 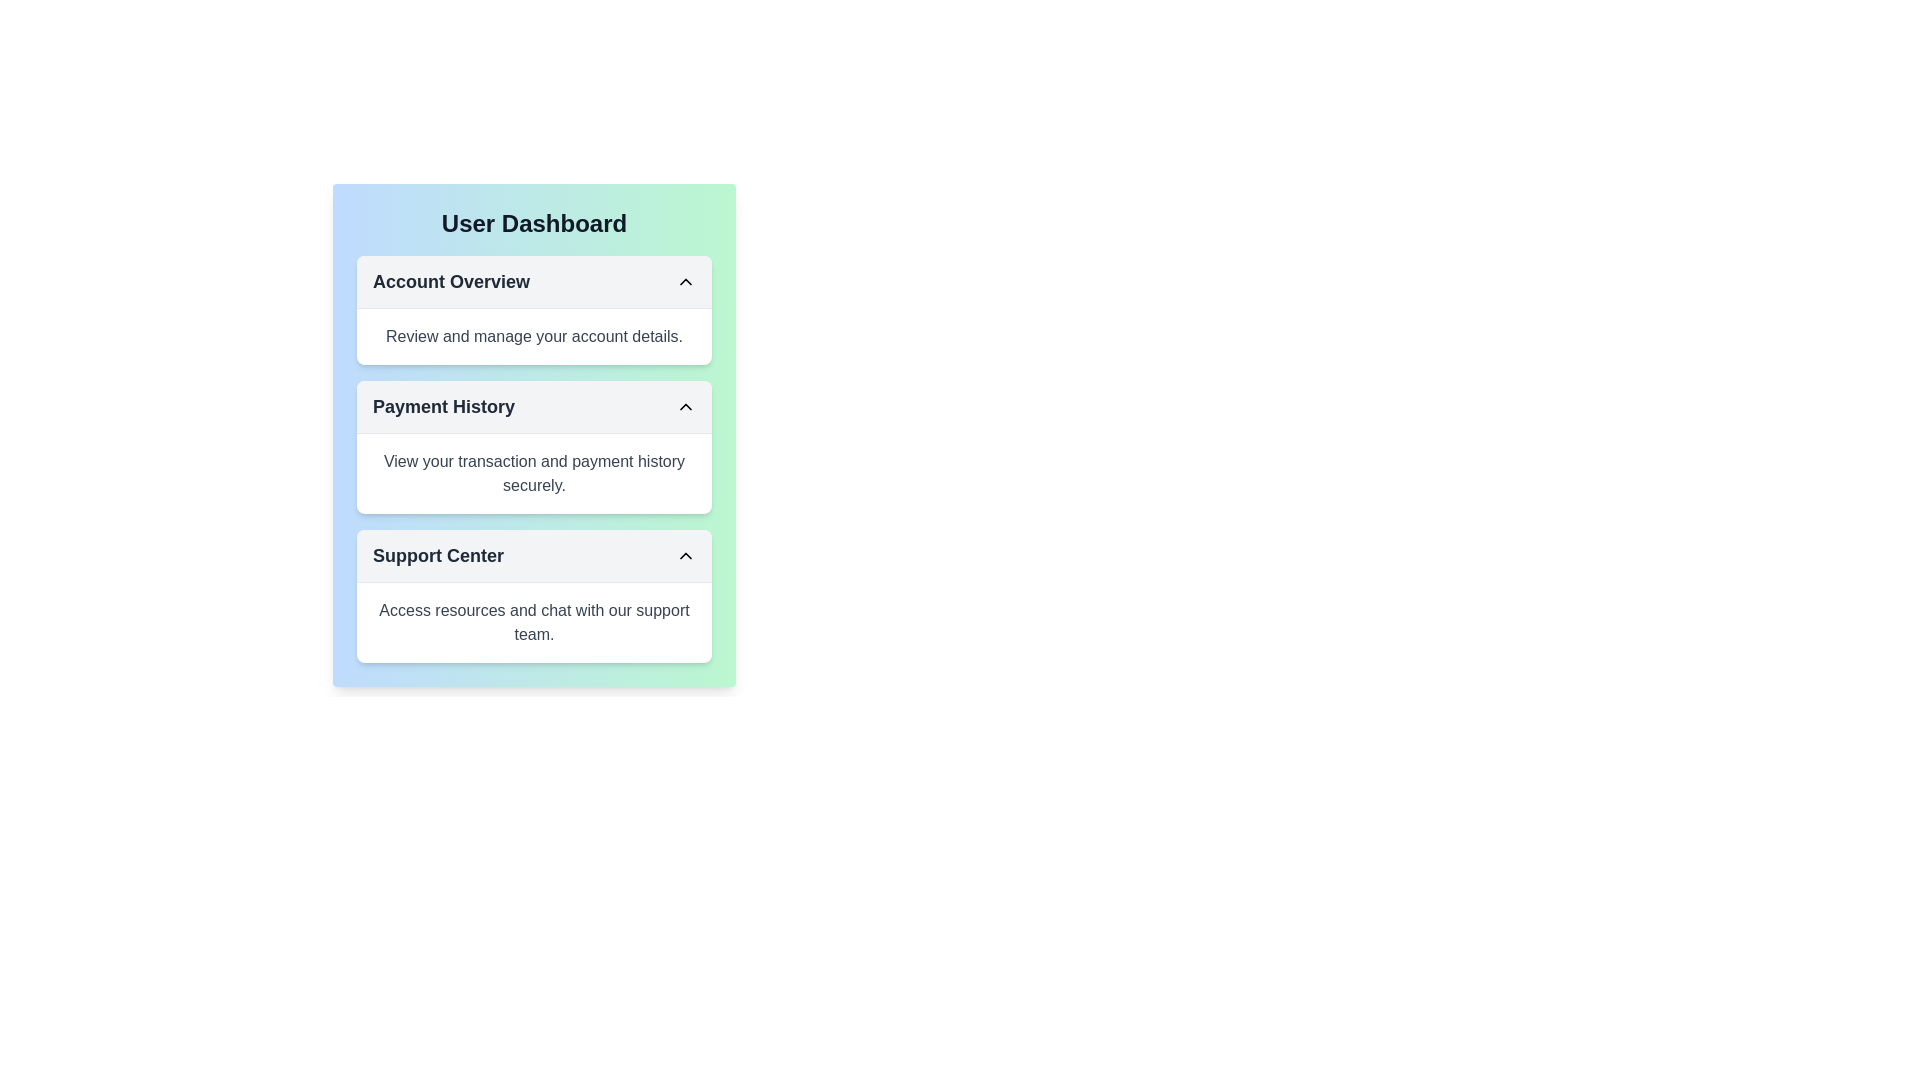 What do you see at coordinates (534, 474) in the screenshot?
I see `the static text element that states, 'View your transaction and payment history securely.' It is located in the 'Payment History' section of the User Dashboard, centered below the section title 'Payment History.'` at bounding box center [534, 474].